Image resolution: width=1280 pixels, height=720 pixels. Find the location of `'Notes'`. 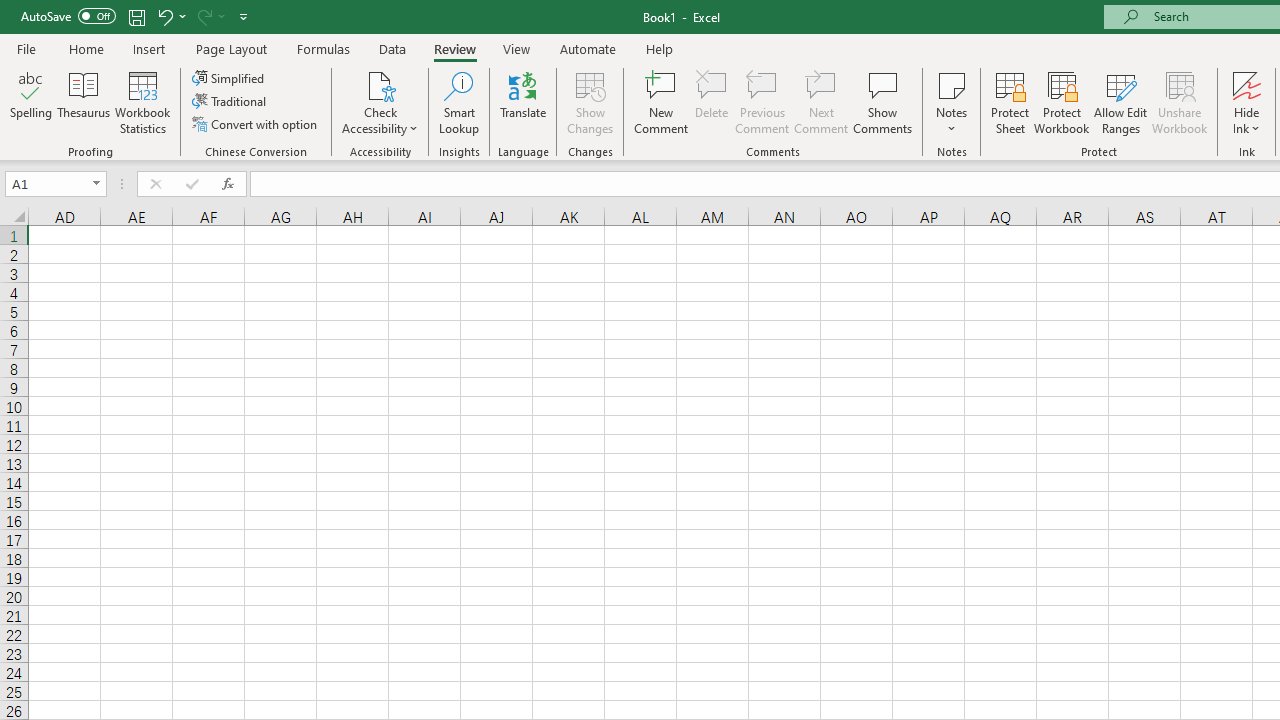

'Notes' is located at coordinates (950, 103).